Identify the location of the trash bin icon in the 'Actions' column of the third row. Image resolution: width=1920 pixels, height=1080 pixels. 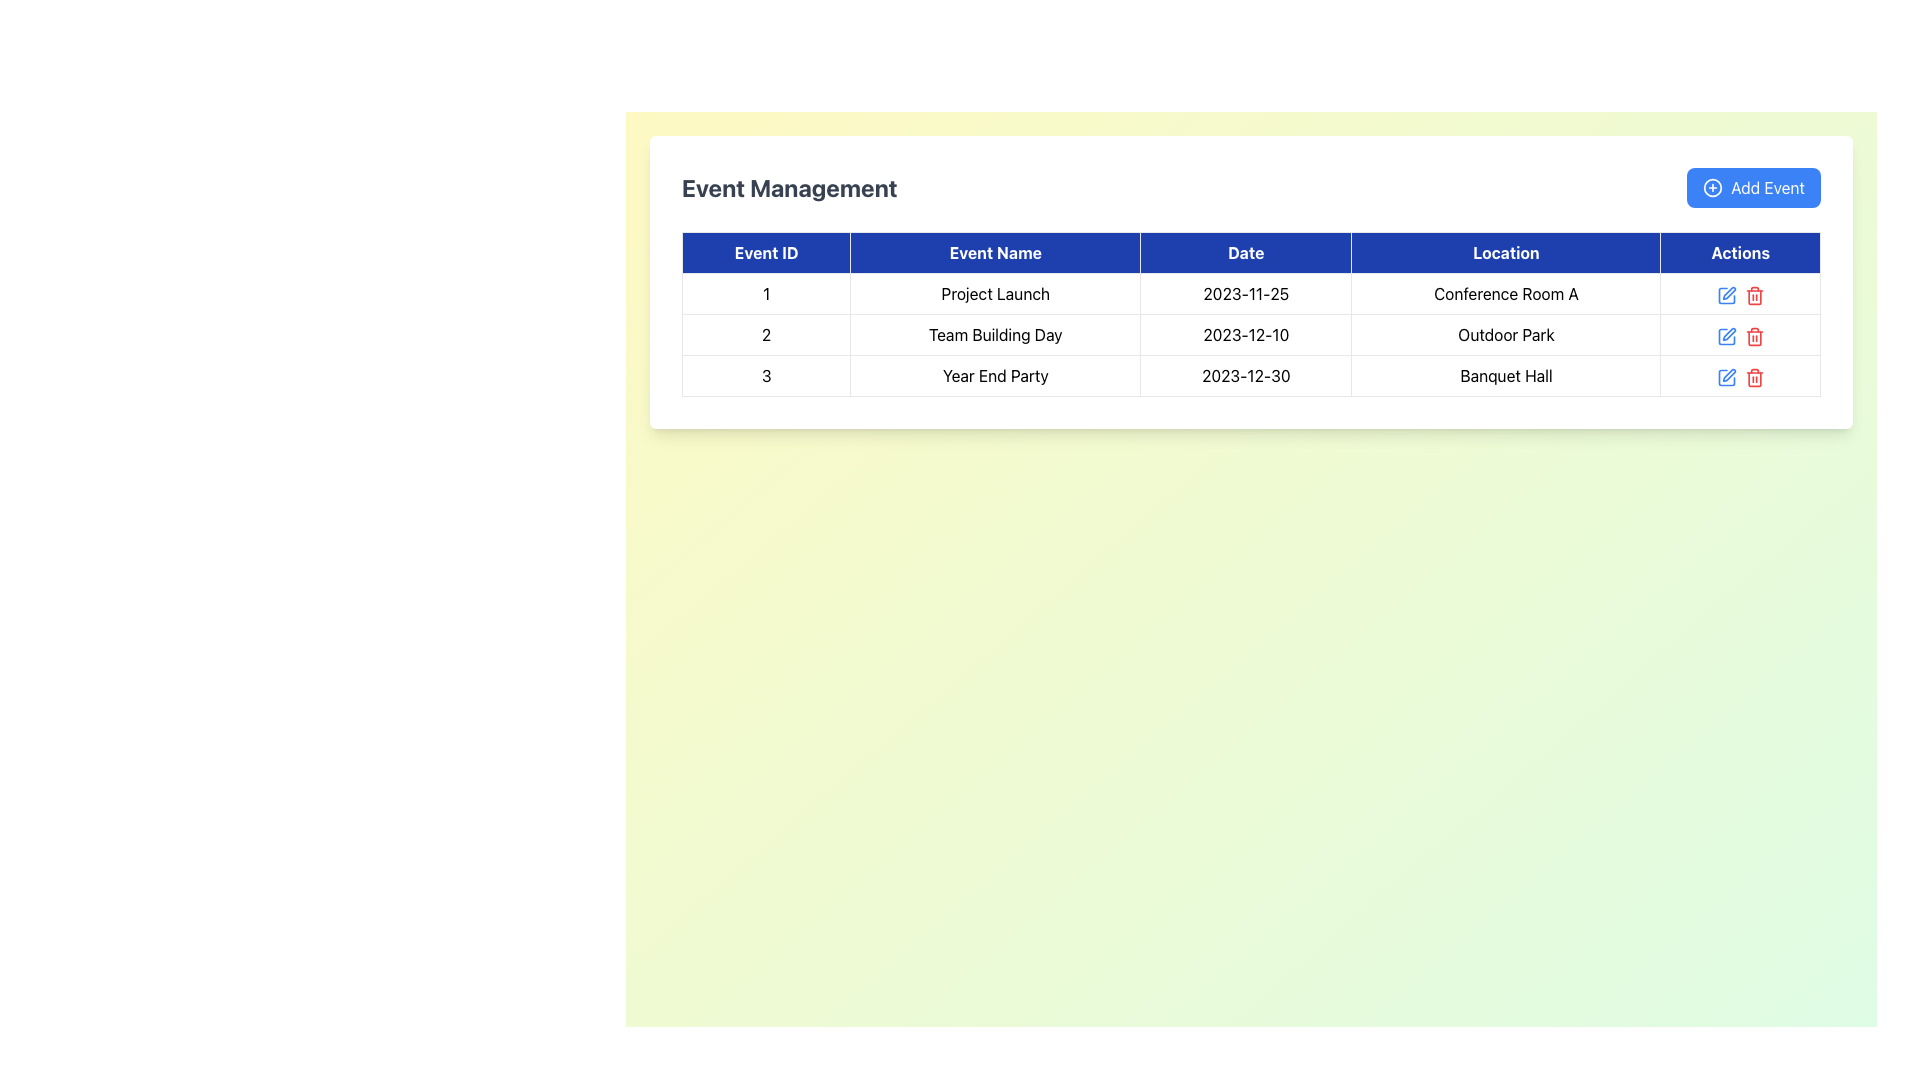
(1753, 293).